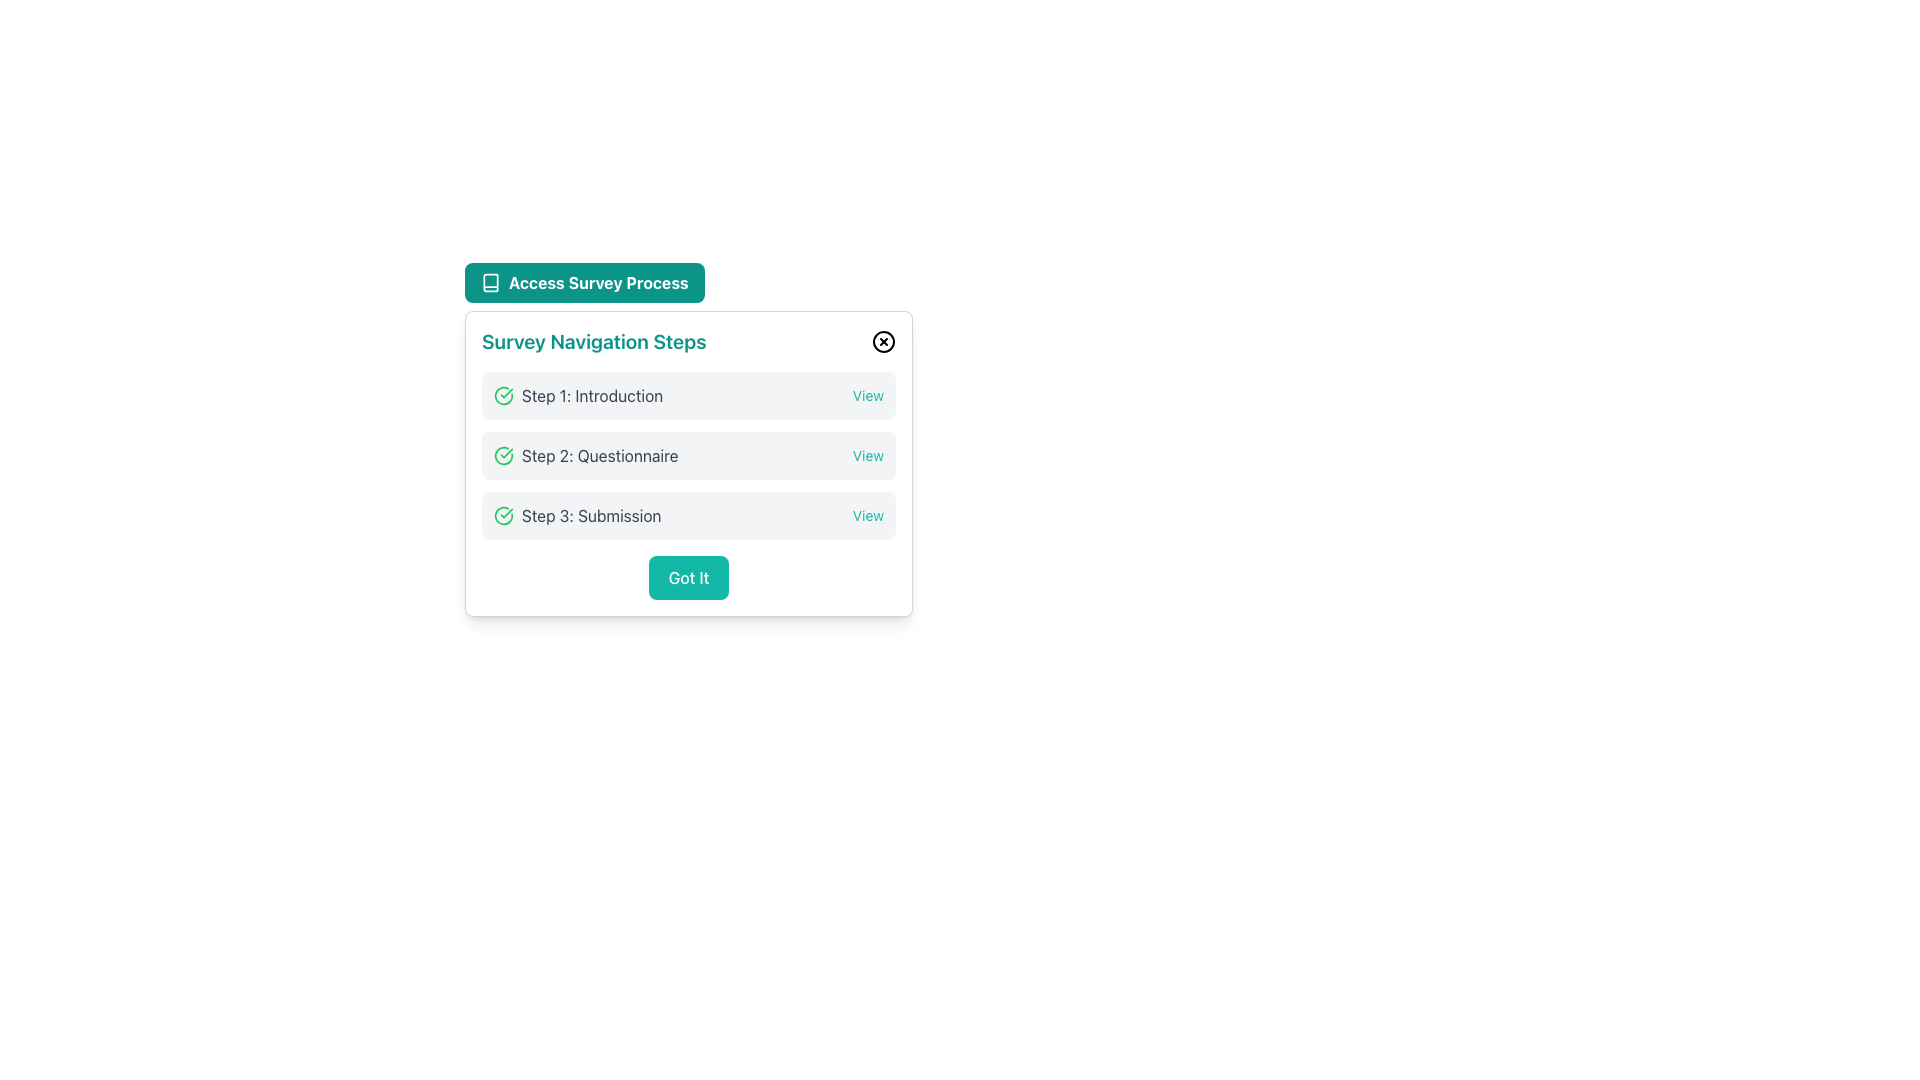 The width and height of the screenshot is (1920, 1080). What do you see at coordinates (490, 282) in the screenshot?
I see `the icon located in the small green header bar labeled 'Access Survey Process', positioned to the left of the text` at bounding box center [490, 282].